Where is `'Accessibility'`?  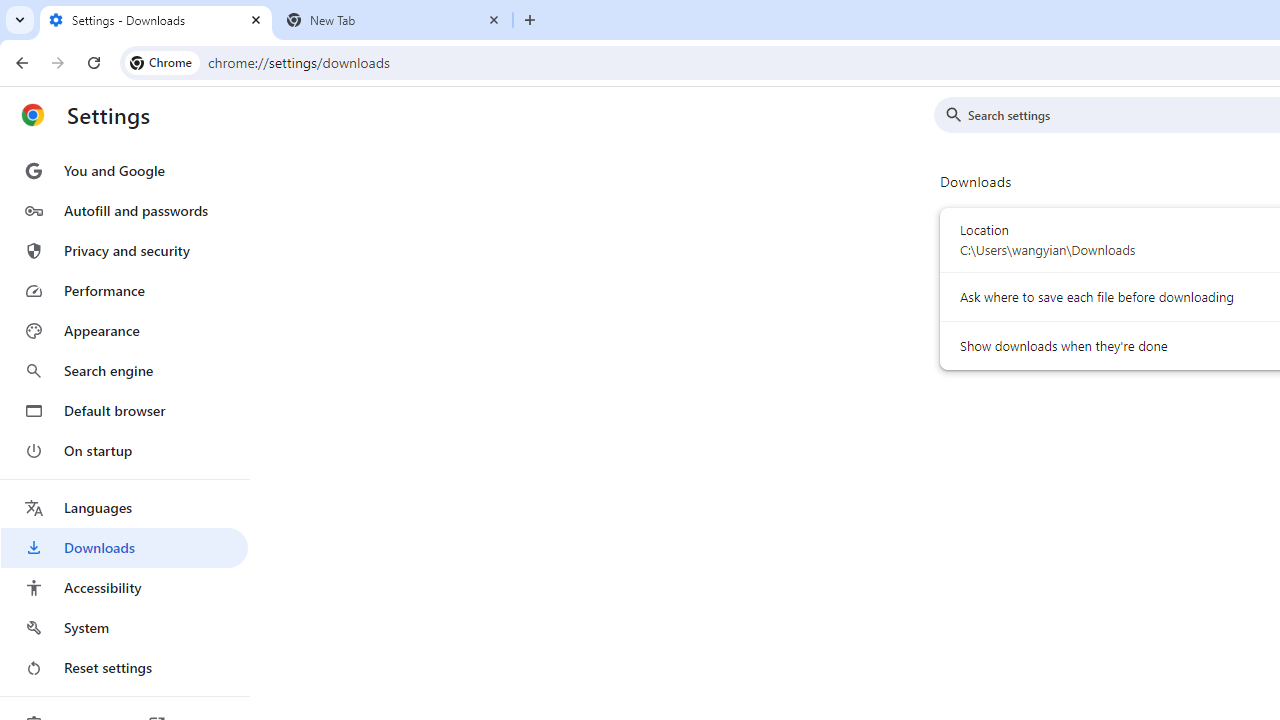 'Accessibility' is located at coordinates (123, 586).